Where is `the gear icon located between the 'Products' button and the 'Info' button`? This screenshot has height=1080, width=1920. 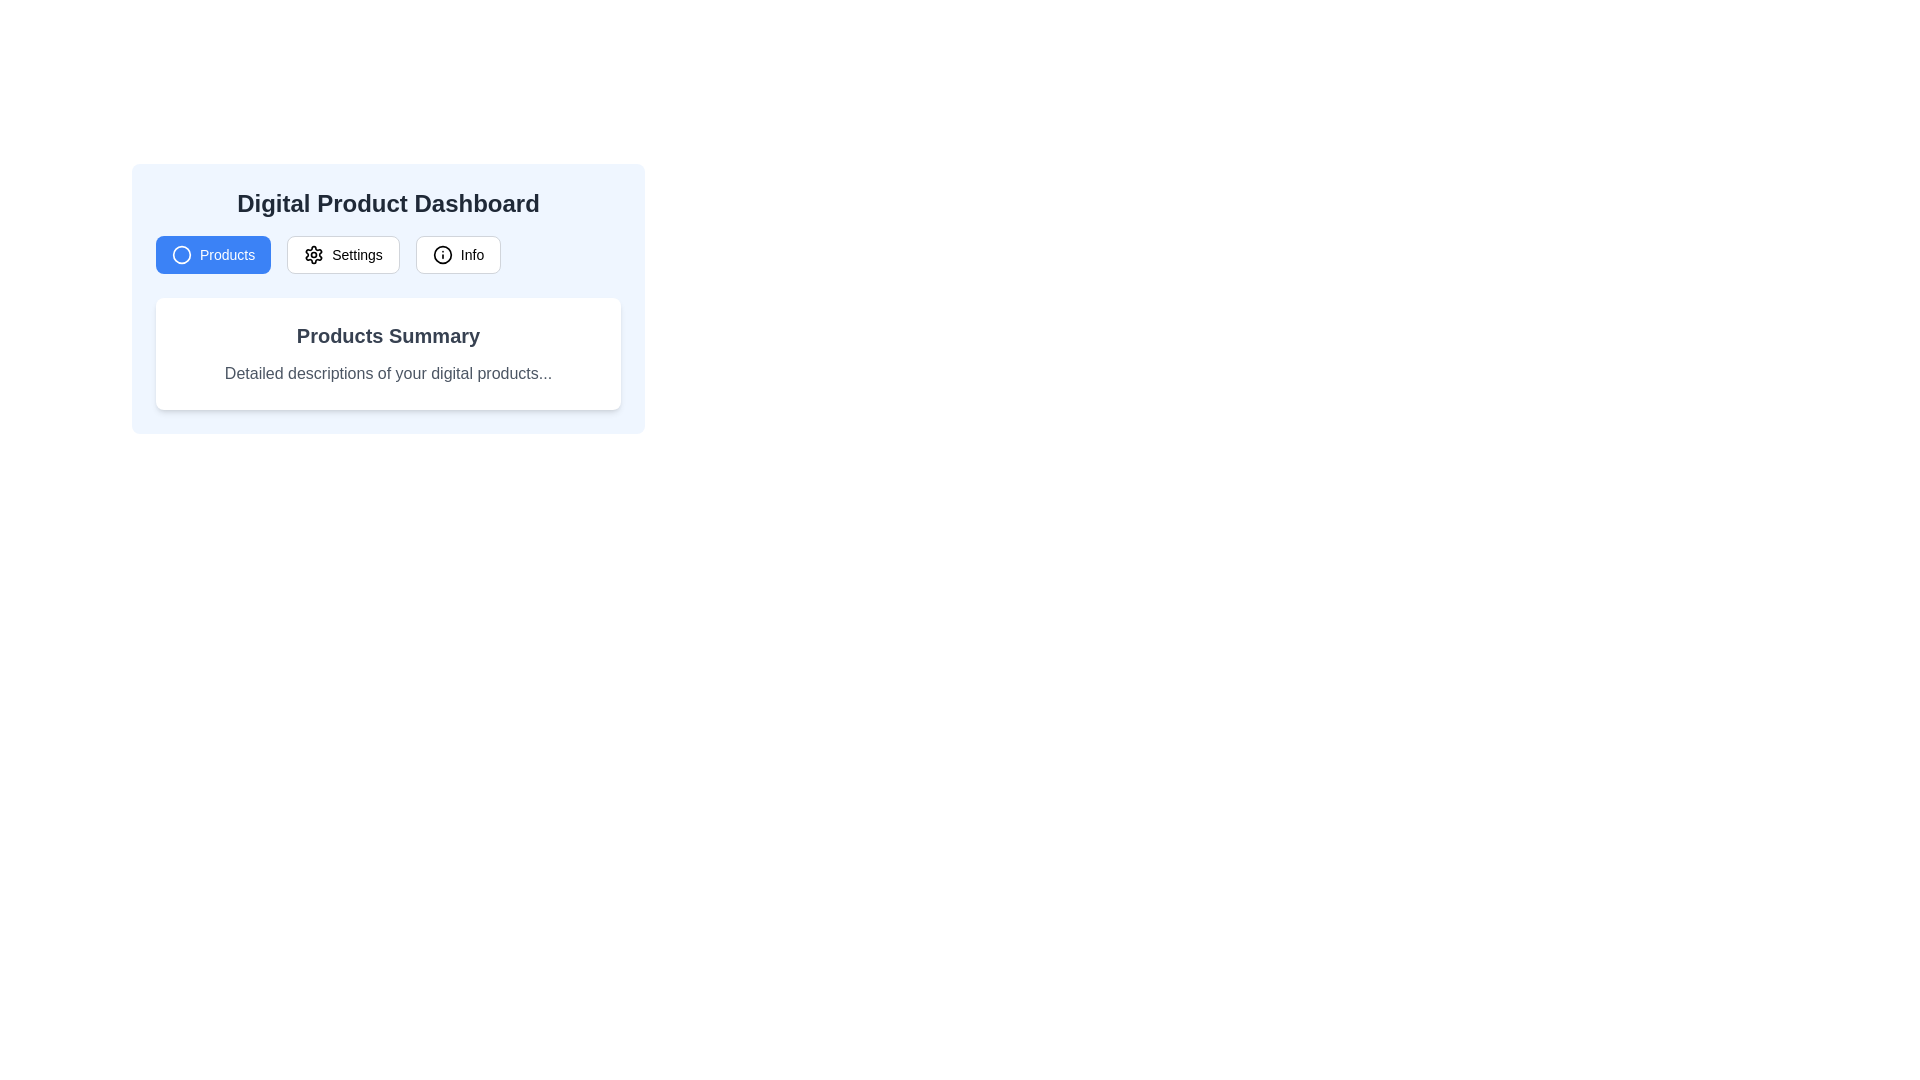 the gear icon located between the 'Products' button and the 'Info' button is located at coordinates (313, 253).